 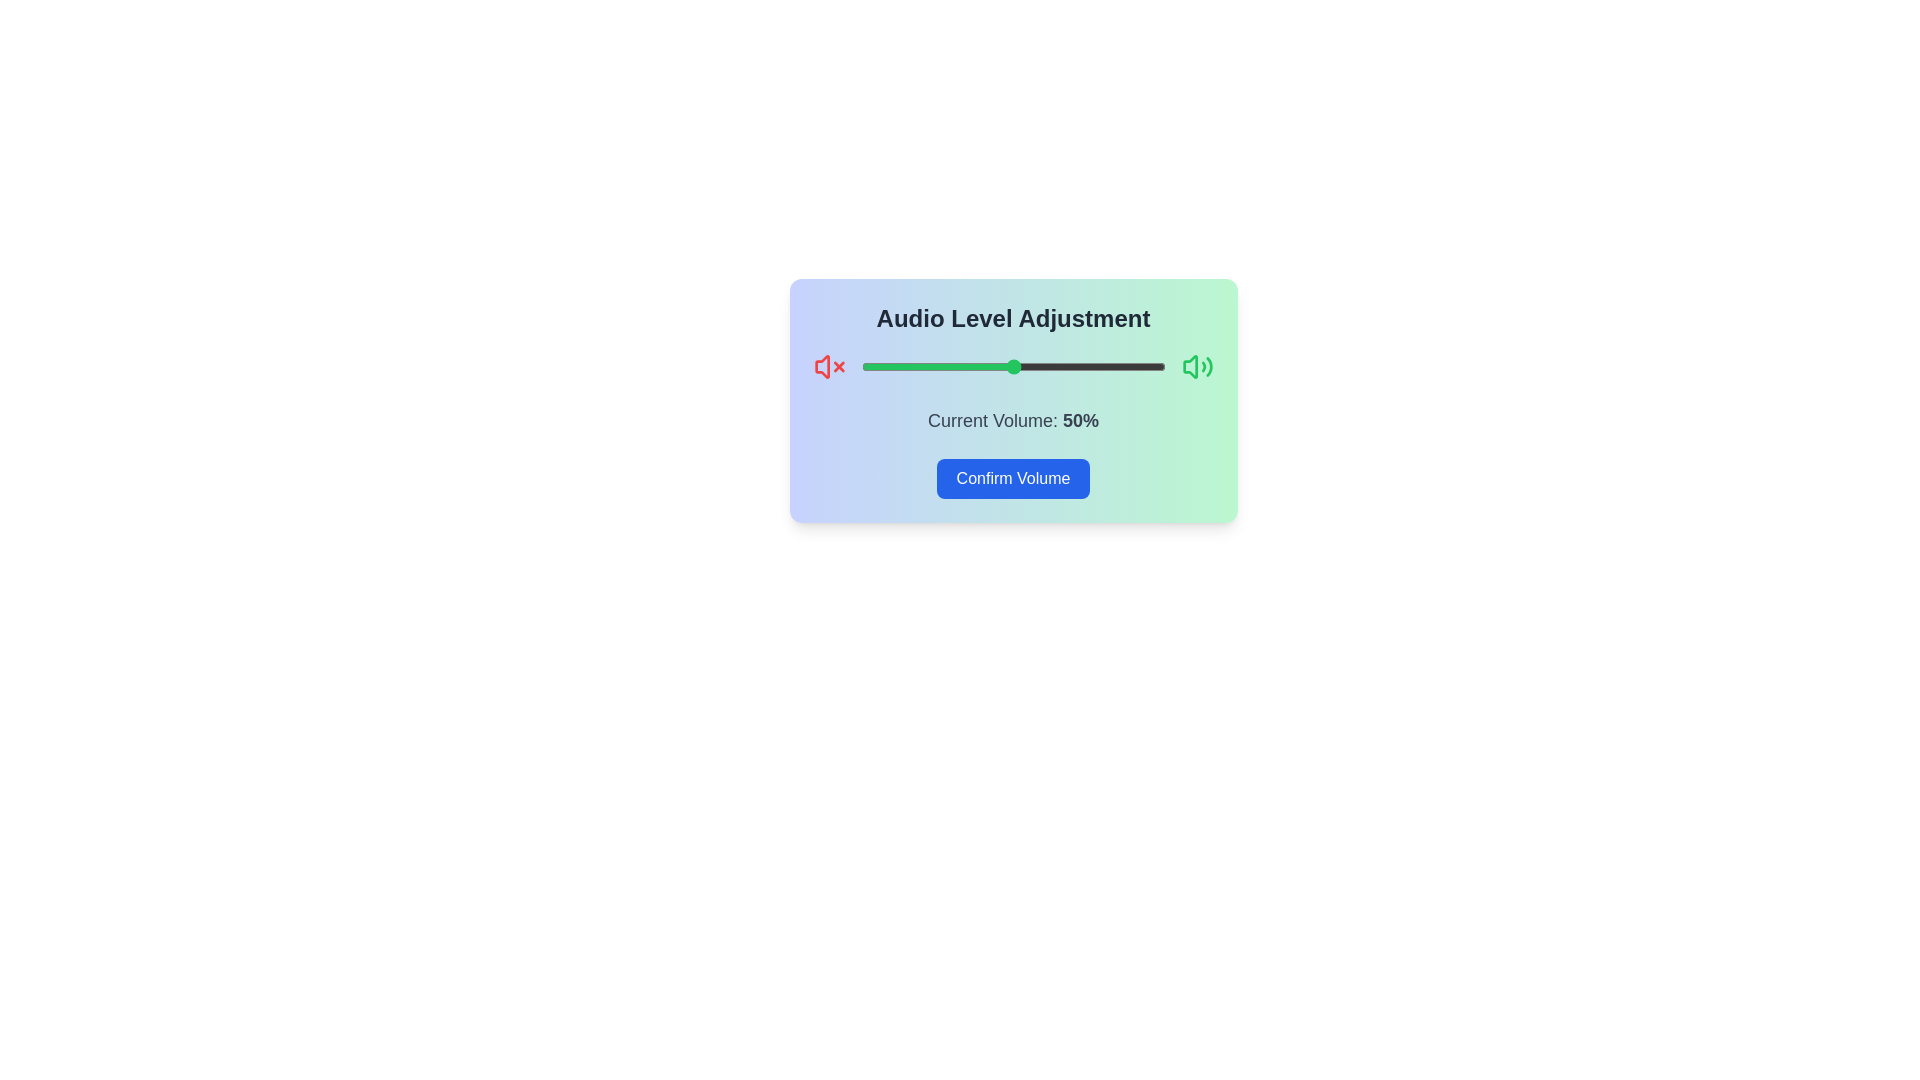 I want to click on the volume slider to set the volume to 20%, so click(x=921, y=366).